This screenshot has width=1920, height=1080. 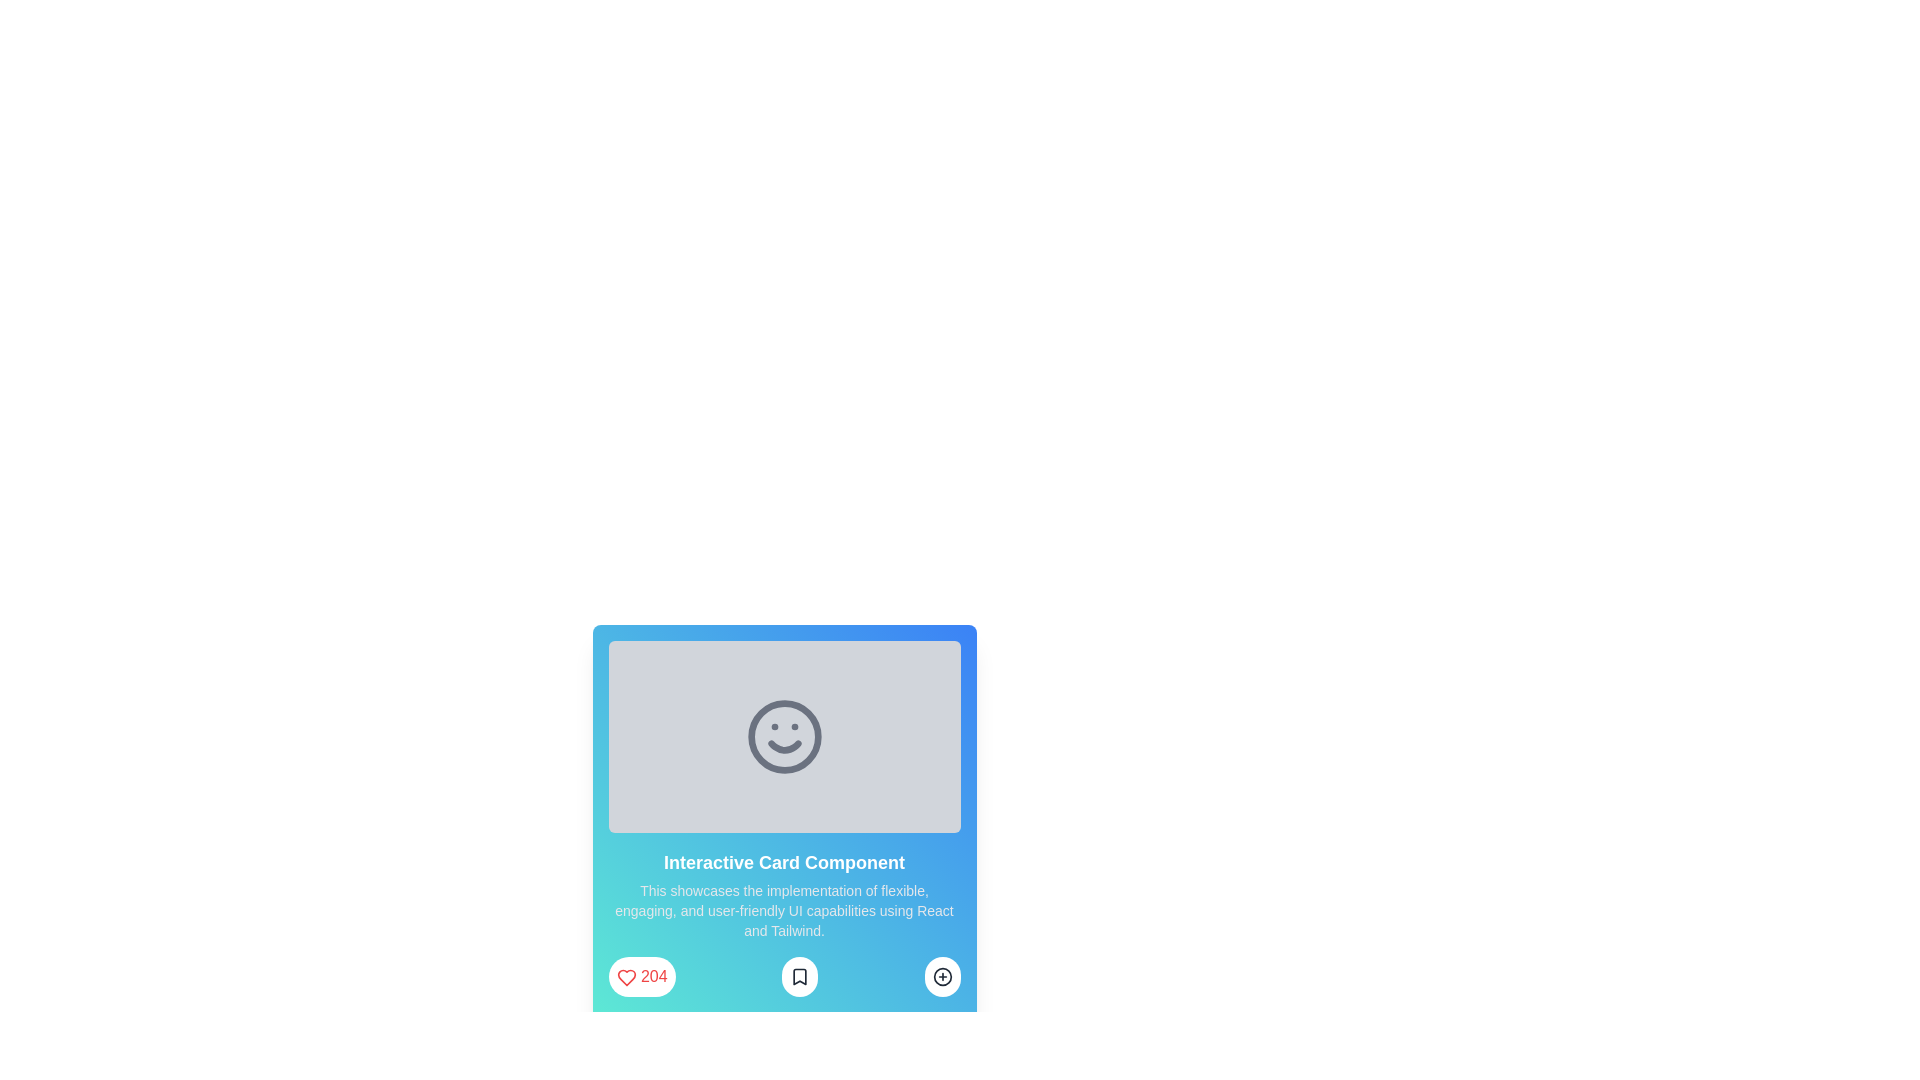 What do you see at coordinates (800, 975) in the screenshot?
I see `the bookmark-like icon, which is the second from the left among three icons in the bottom section of a card interface, positioned between a heart icon and a plus icon` at bounding box center [800, 975].